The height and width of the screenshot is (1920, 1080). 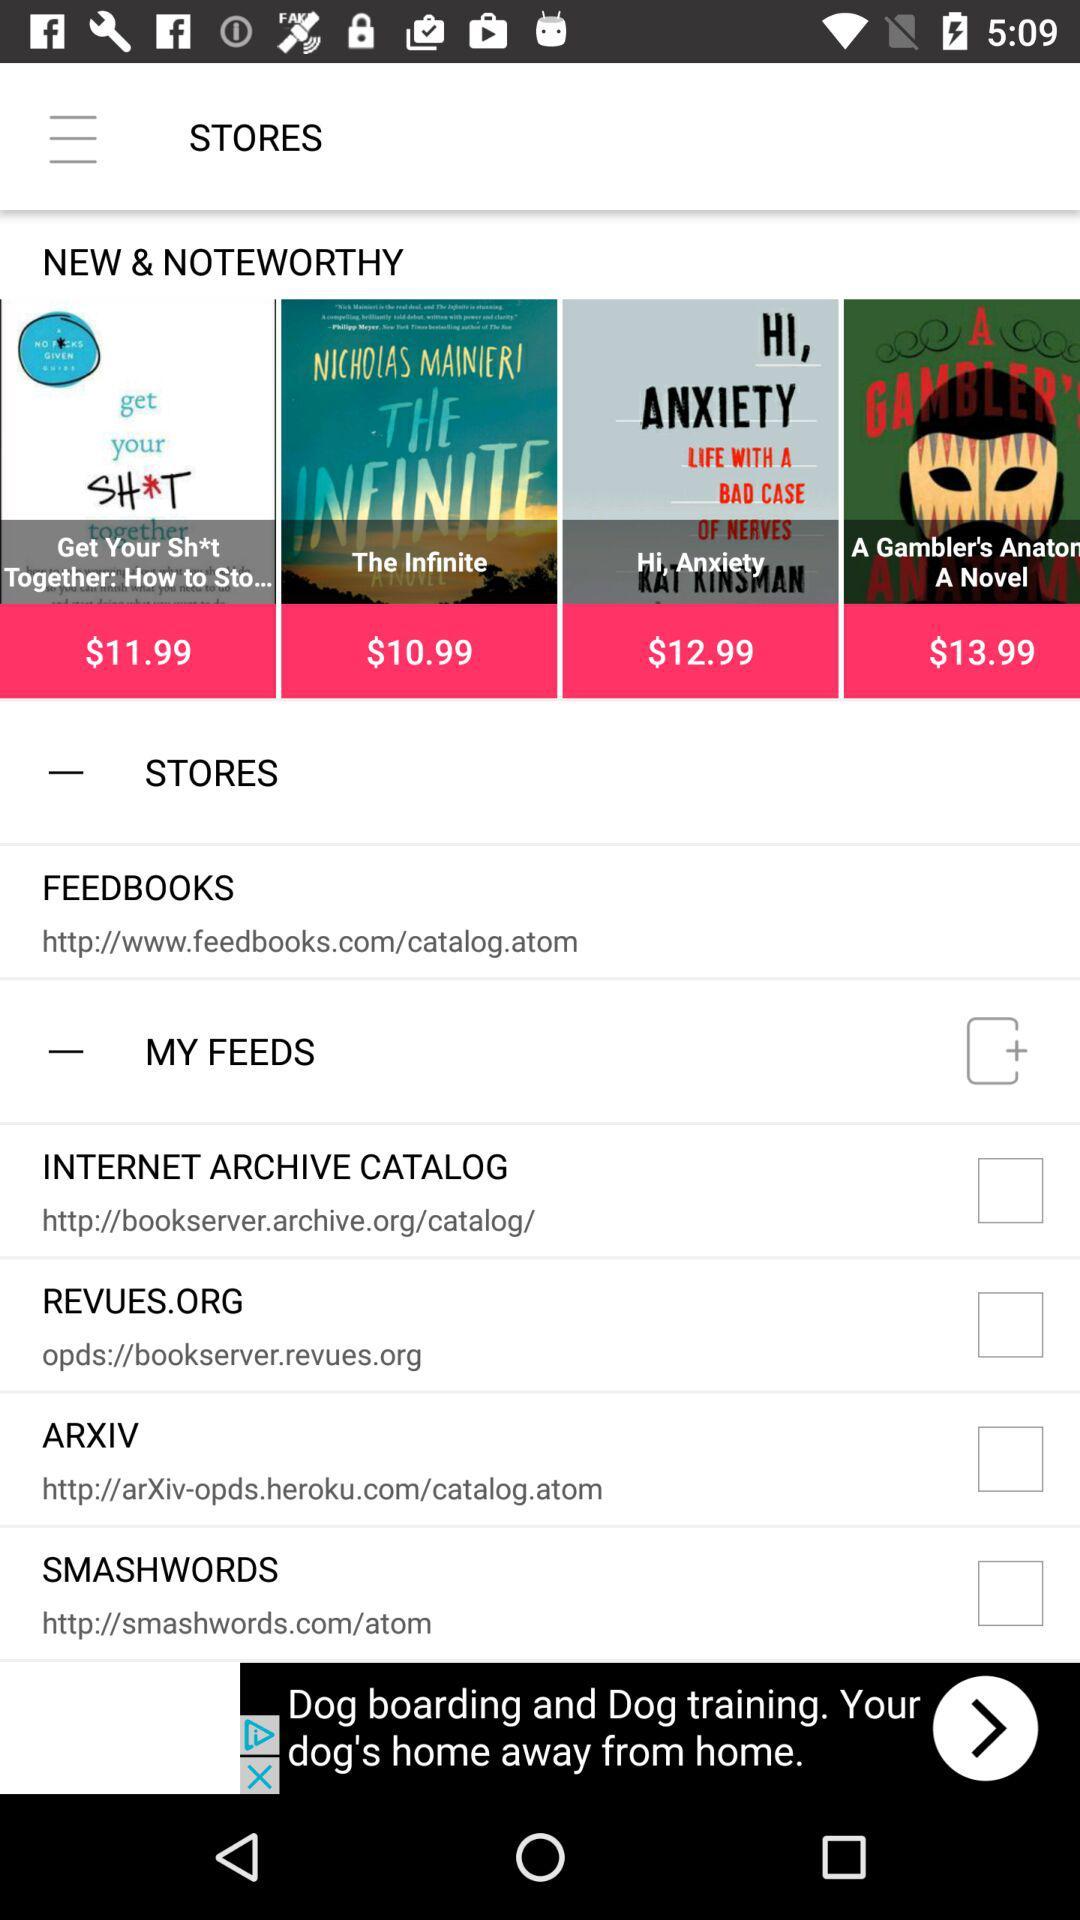 I want to click on the second box in my feeds, so click(x=1029, y=1324).